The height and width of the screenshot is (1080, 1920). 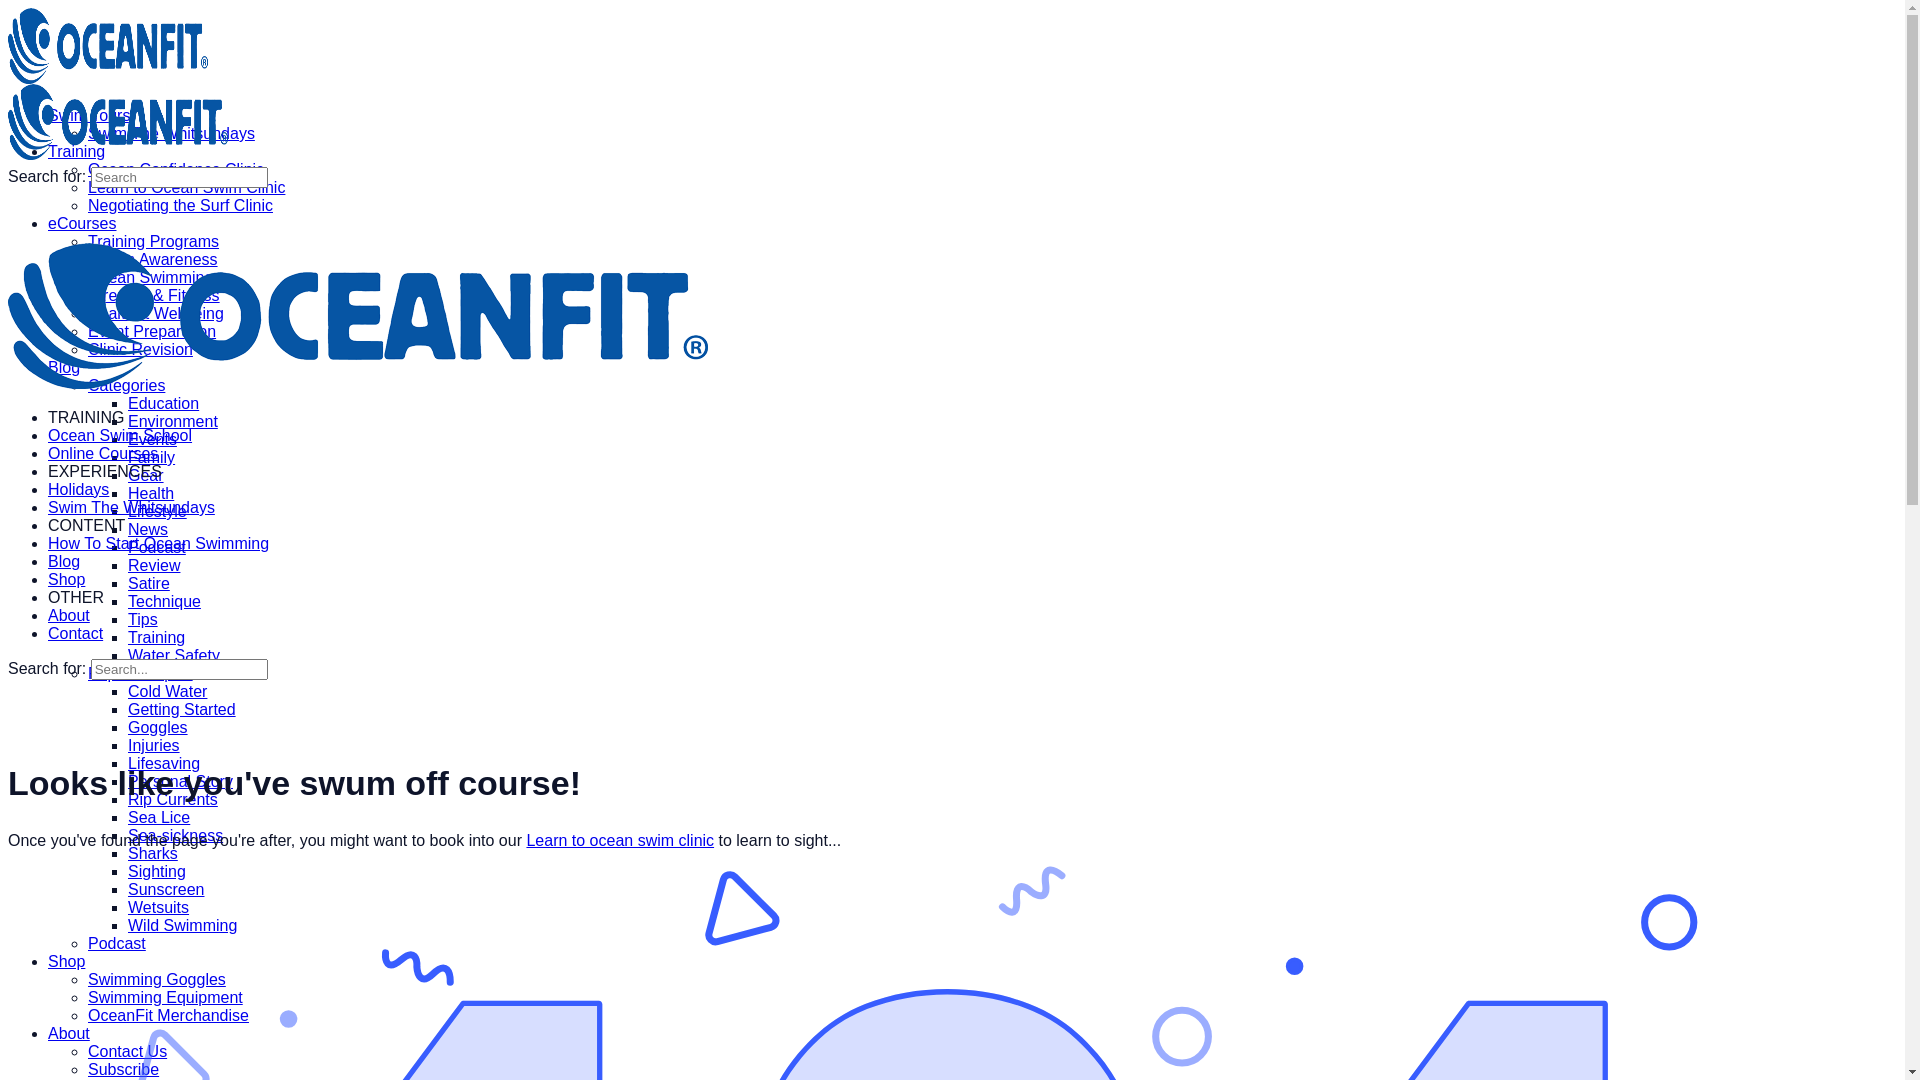 I want to click on 'Review', so click(x=152, y=565).